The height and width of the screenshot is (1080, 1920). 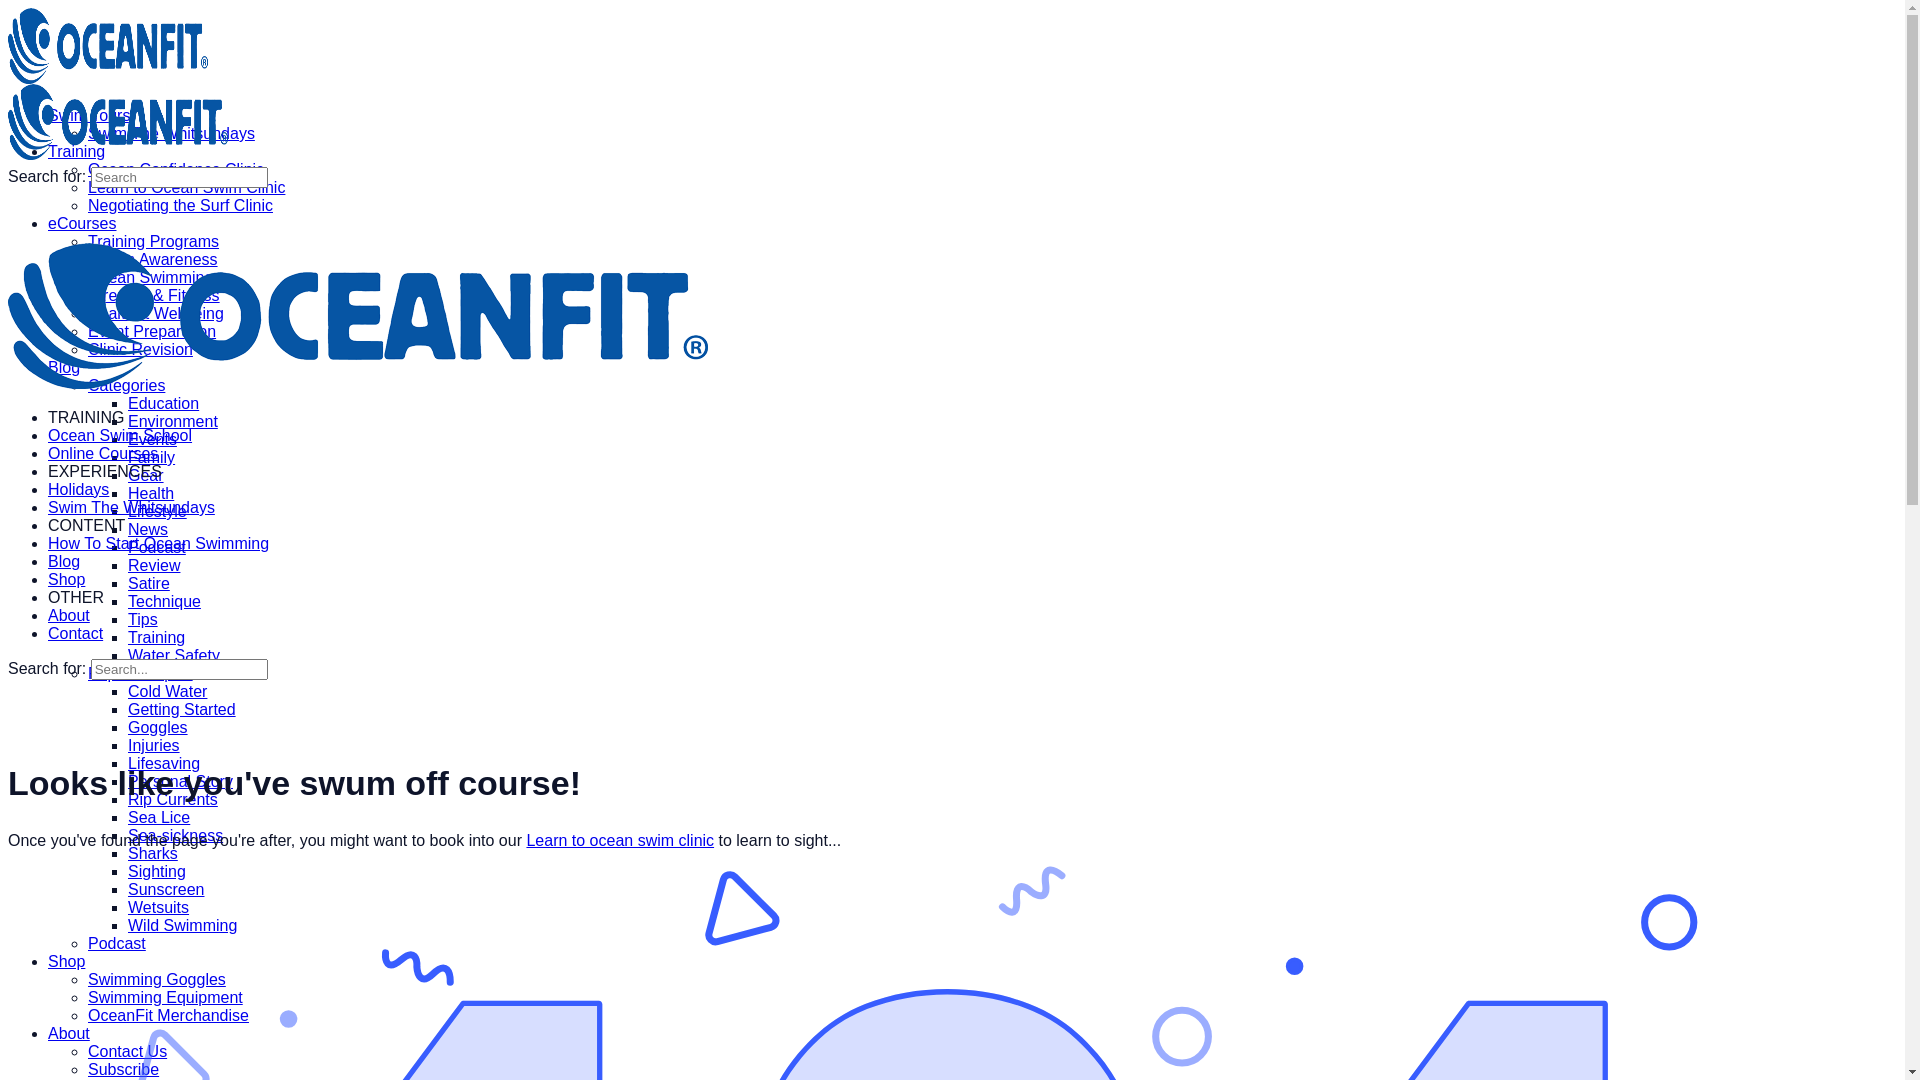 I want to click on 'Review', so click(x=152, y=565).